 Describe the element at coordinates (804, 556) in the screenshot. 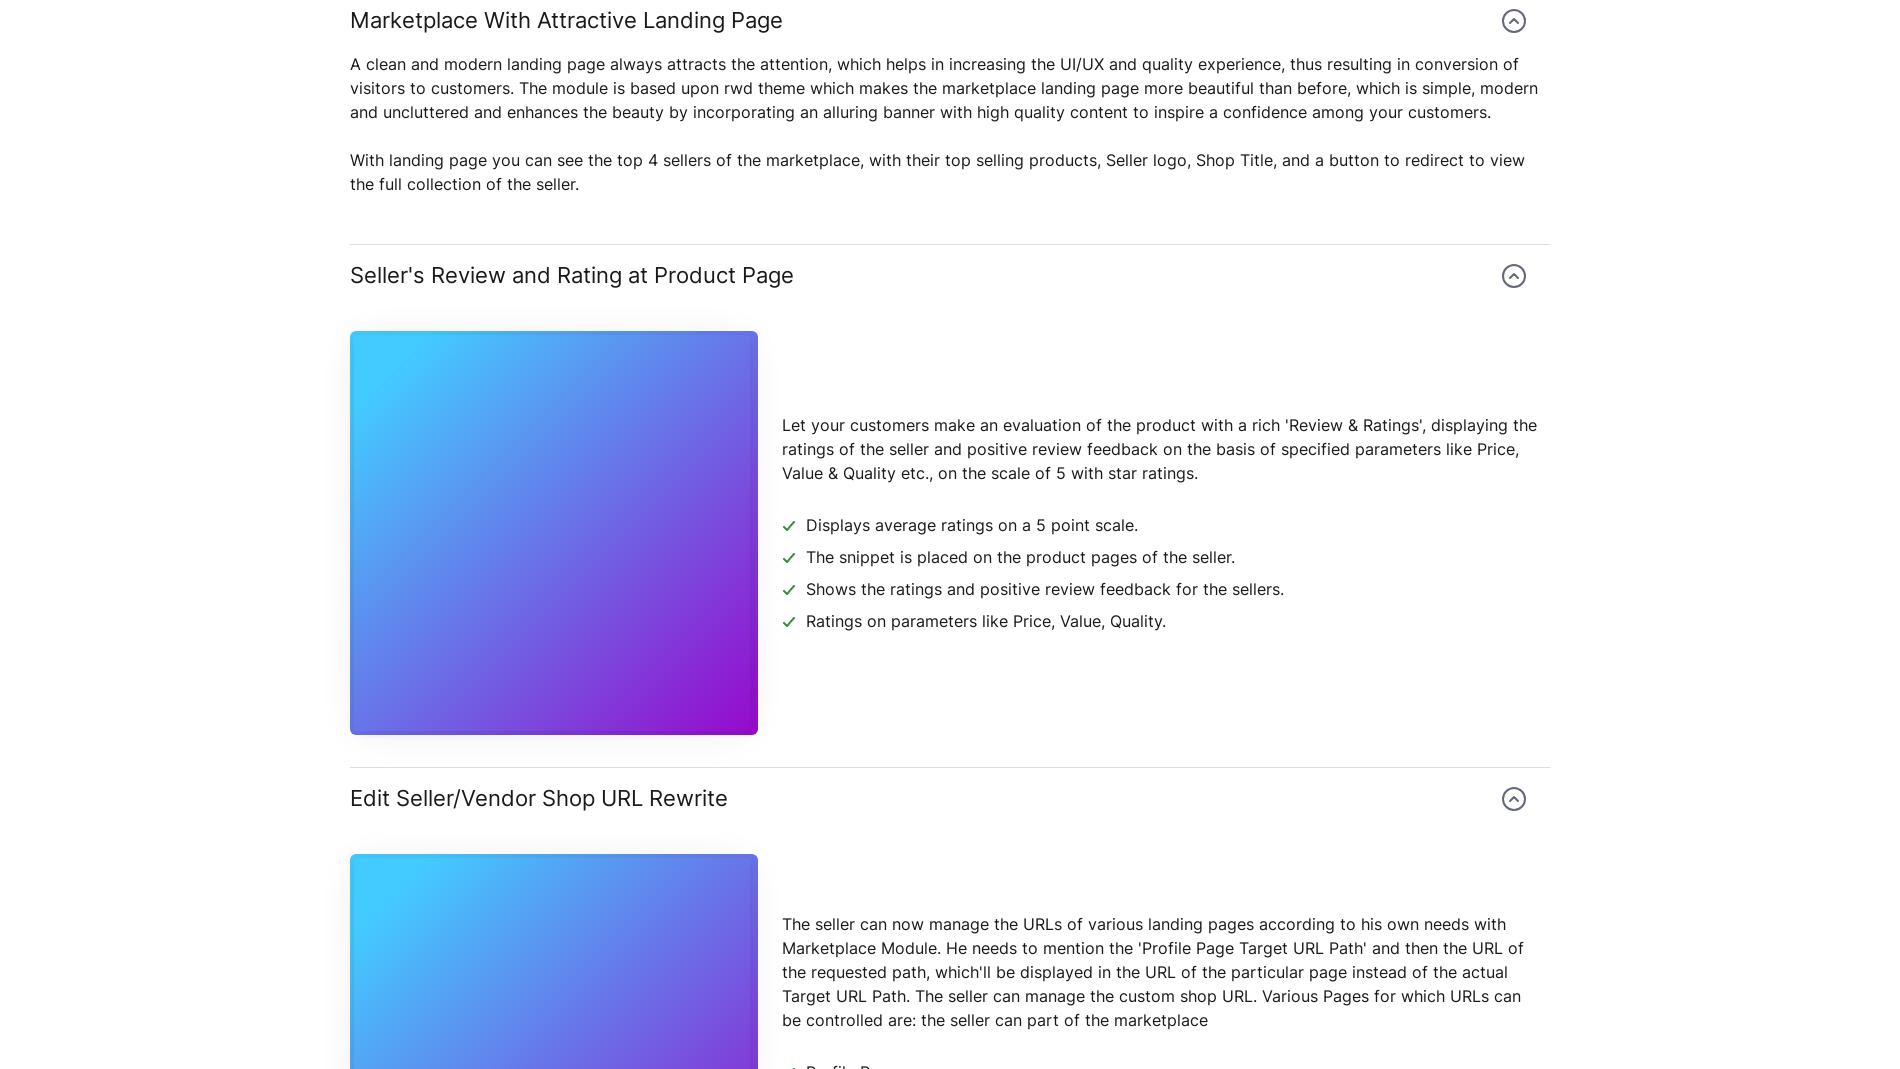

I see `'The snippet is placed on the product pages of the seller.'` at that location.